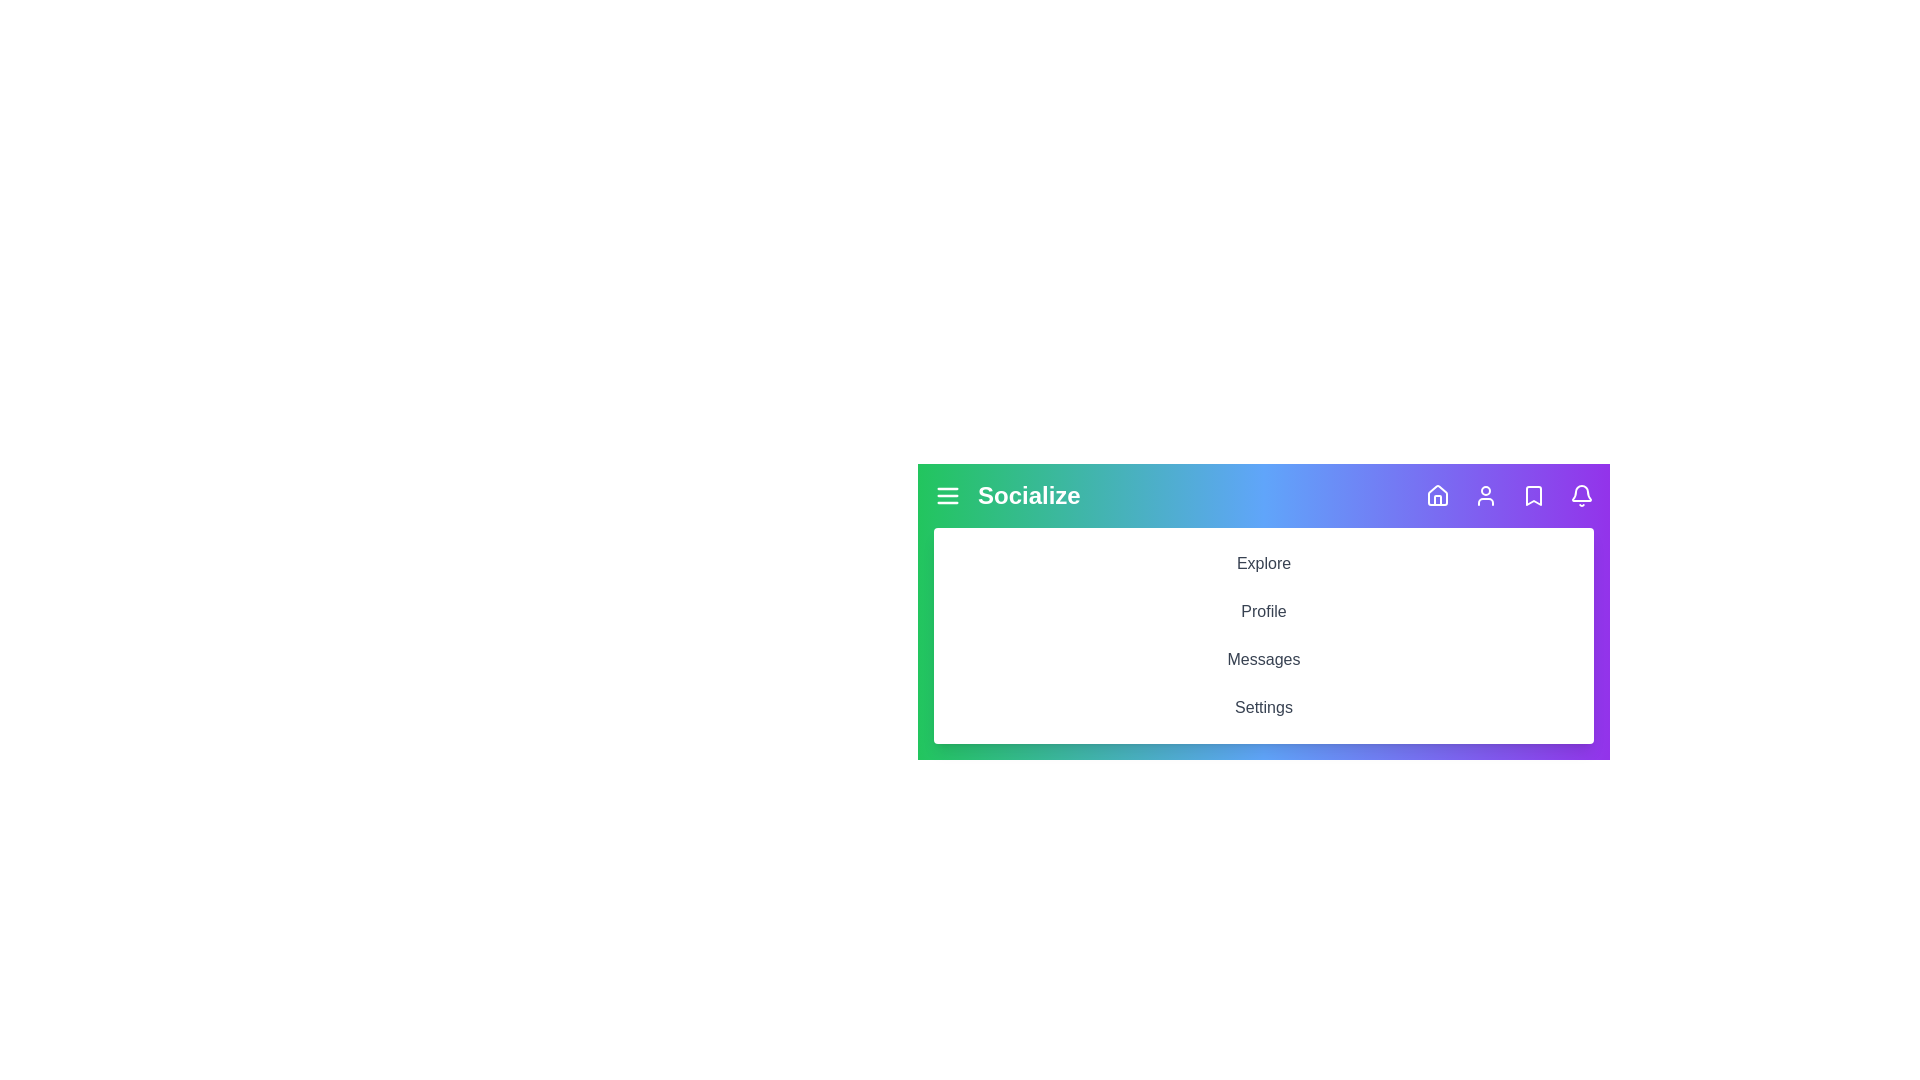  I want to click on the menu icon to toggle the menu visibility, so click(947, 495).